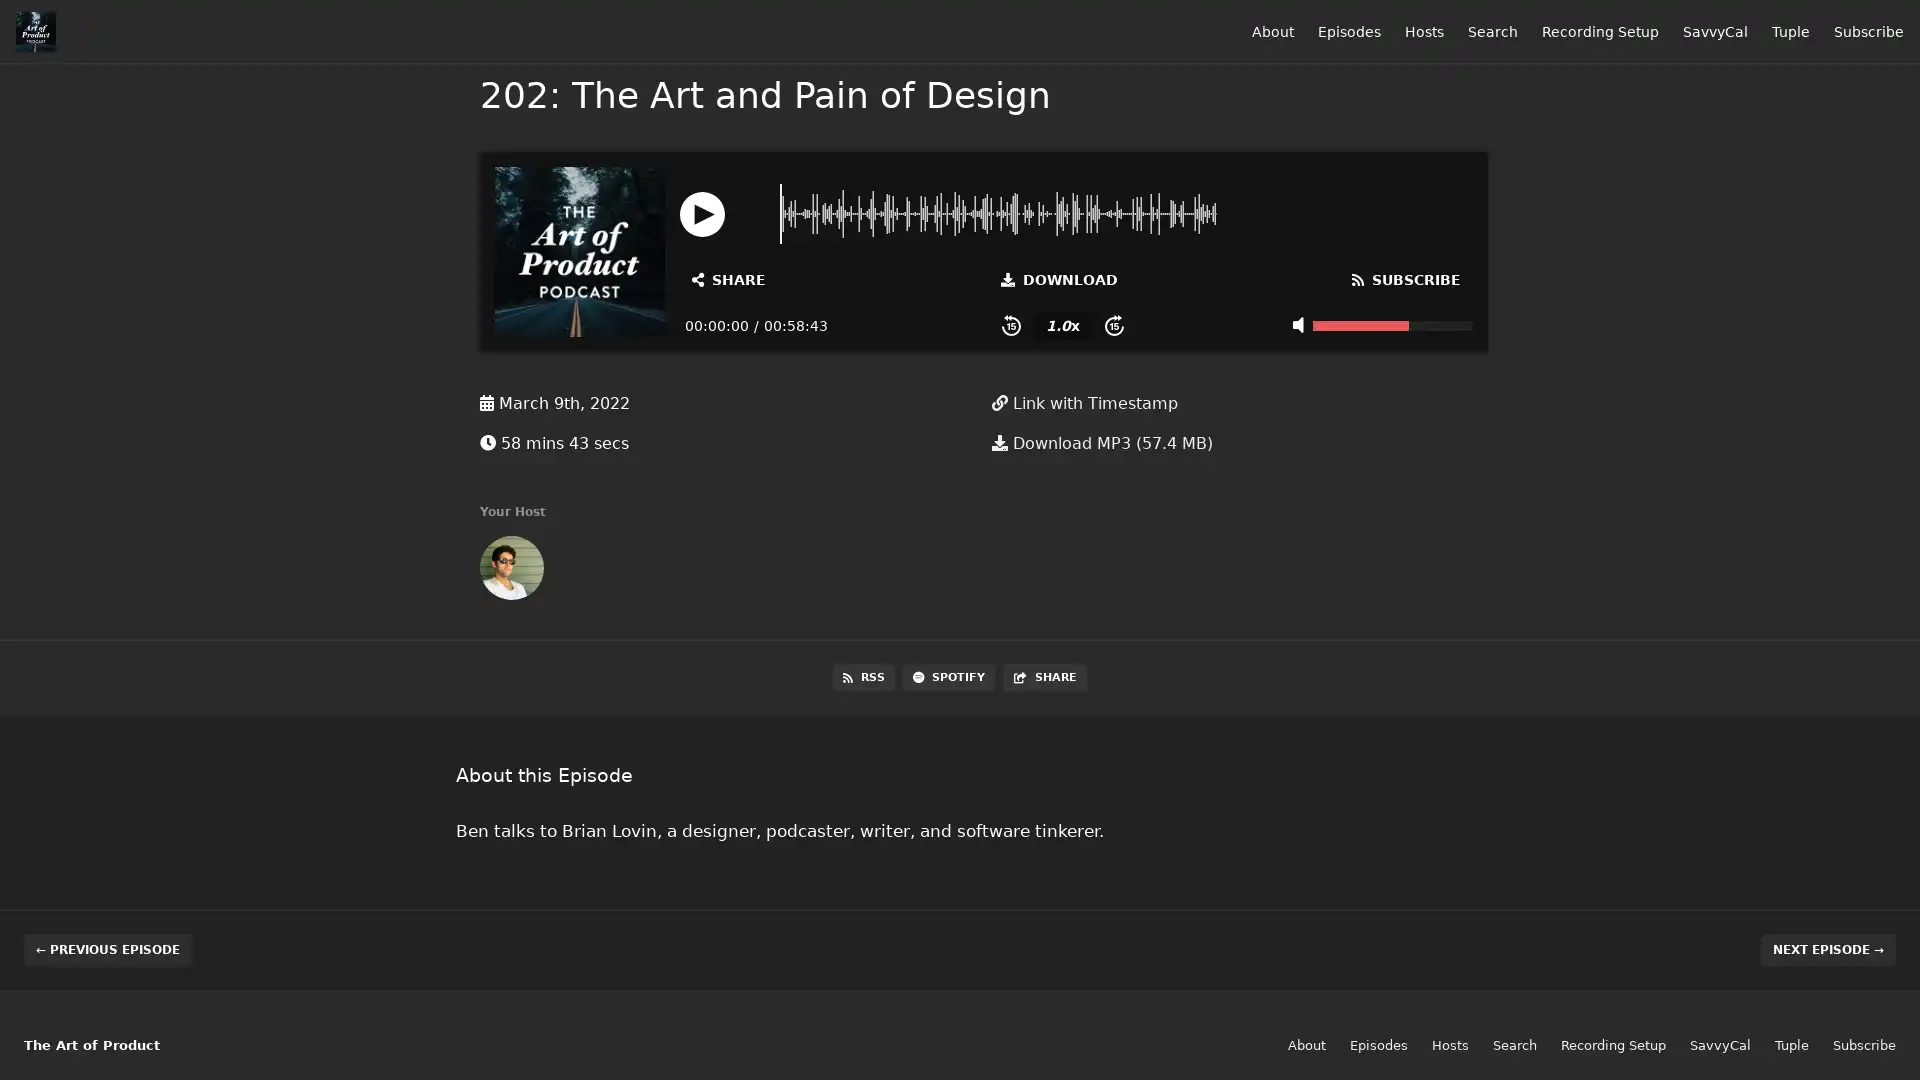 This screenshot has width=1920, height=1080. I want to click on Skip Back 15 Seconds, so click(1011, 323).